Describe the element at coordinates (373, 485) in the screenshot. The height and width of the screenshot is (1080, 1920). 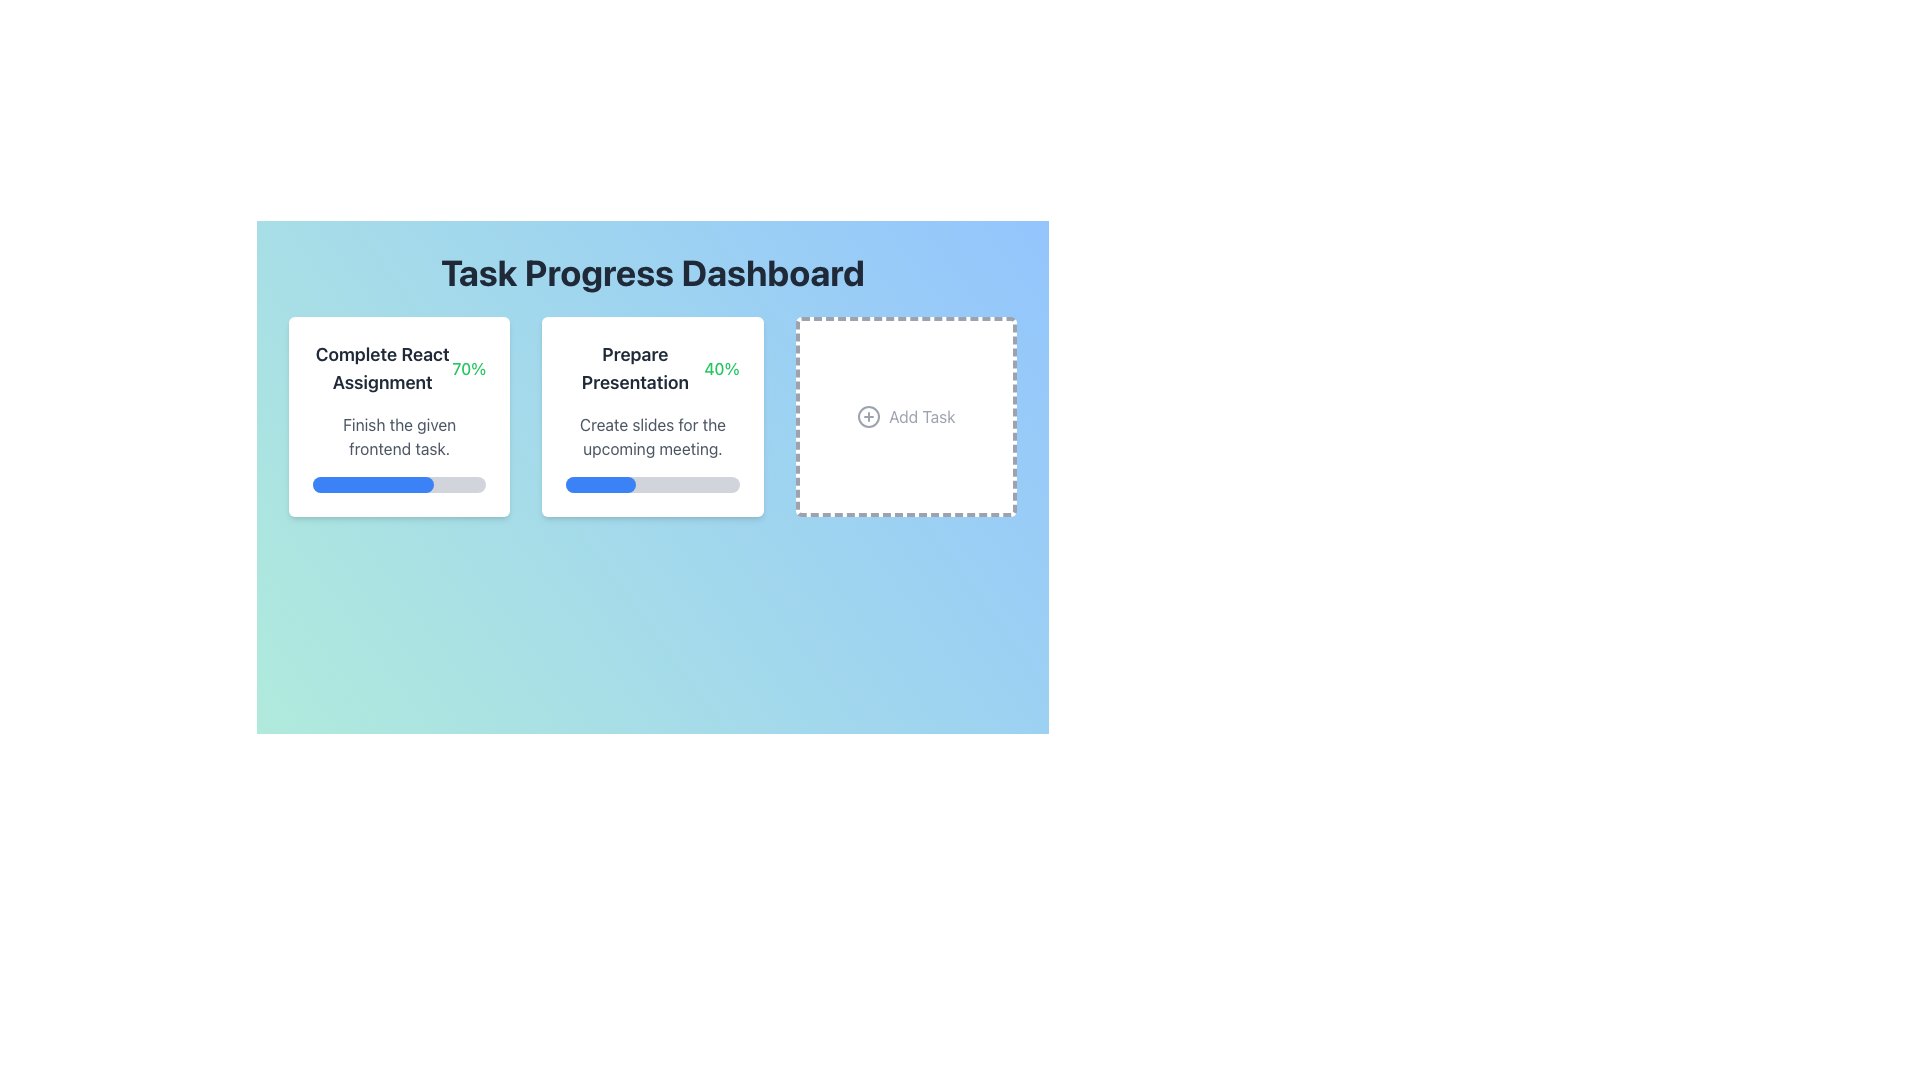
I see `the progress value of the Progress Bar indicating 70% completion within the 'Complete React Assignment' card` at that location.